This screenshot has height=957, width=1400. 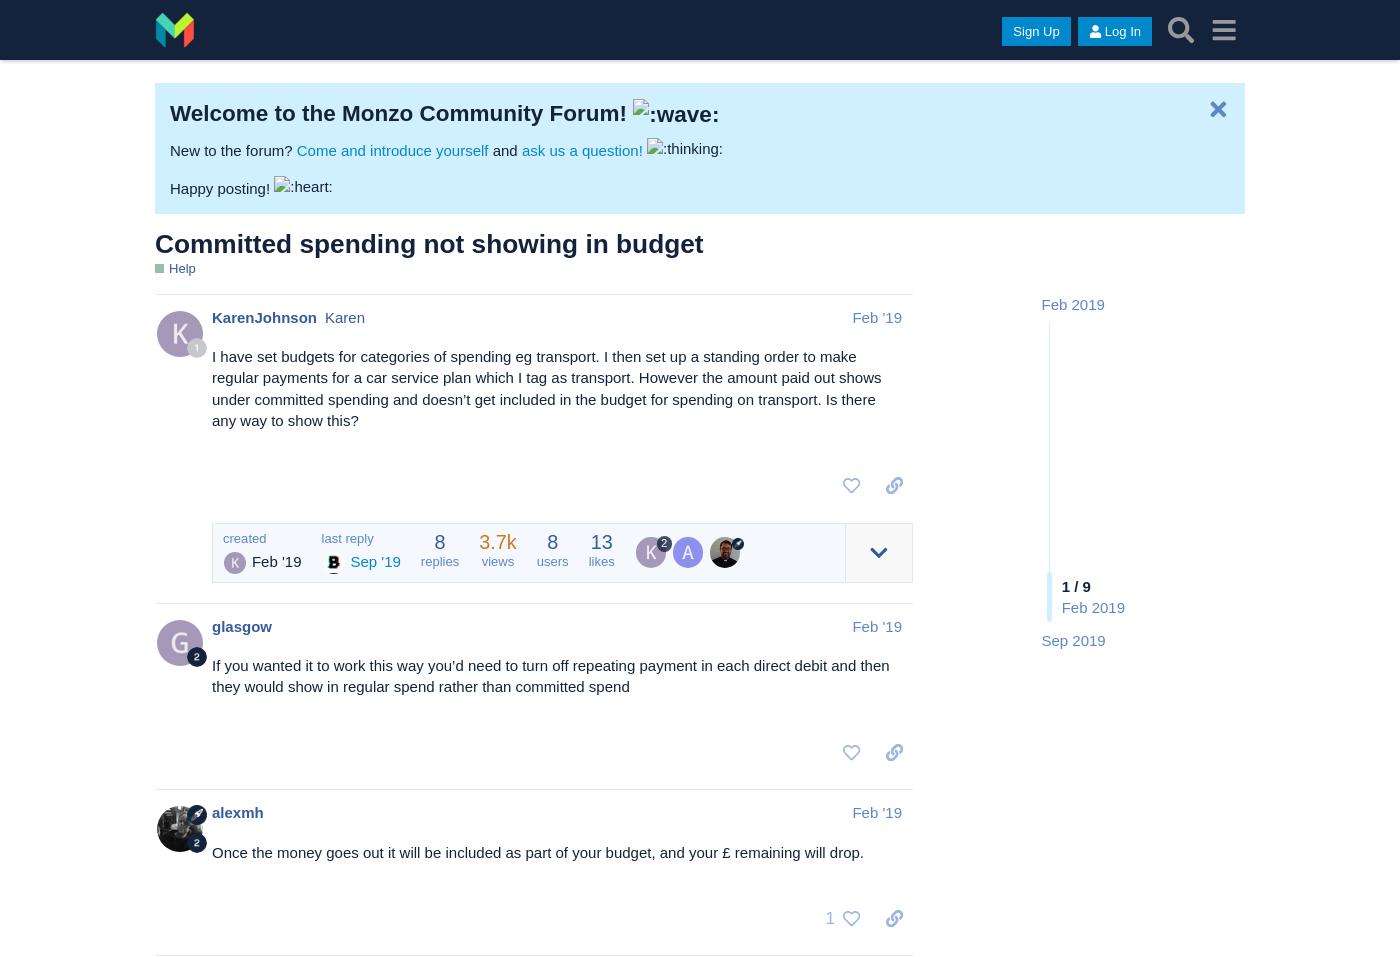 I want to click on 'Karen', so click(x=344, y=316).